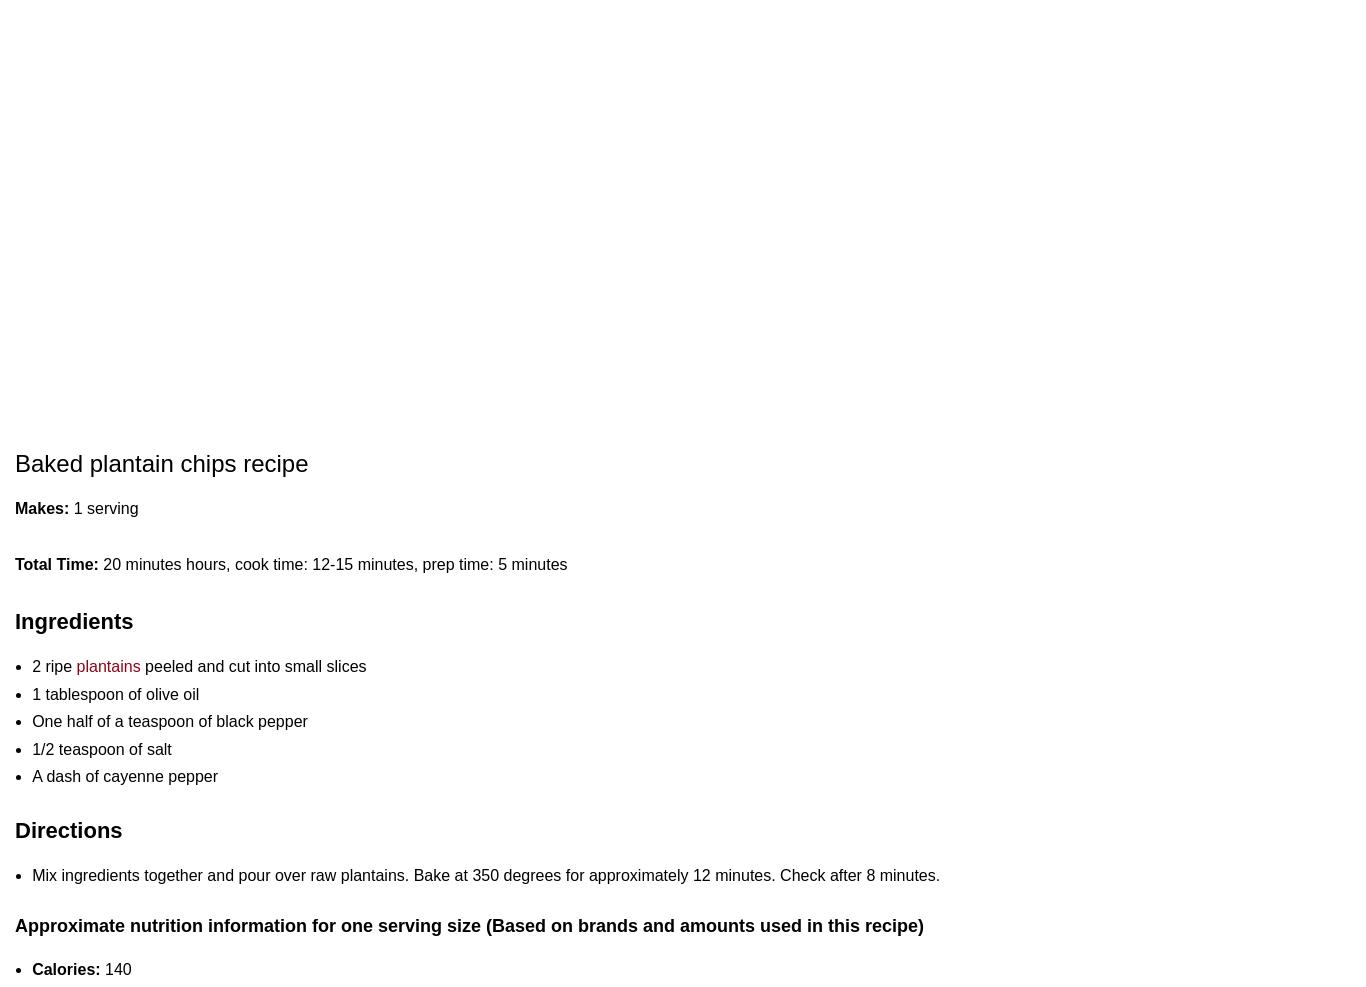  What do you see at coordinates (65, 968) in the screenshot?
I see `'Calories:'` at bounding box center [65, 968].